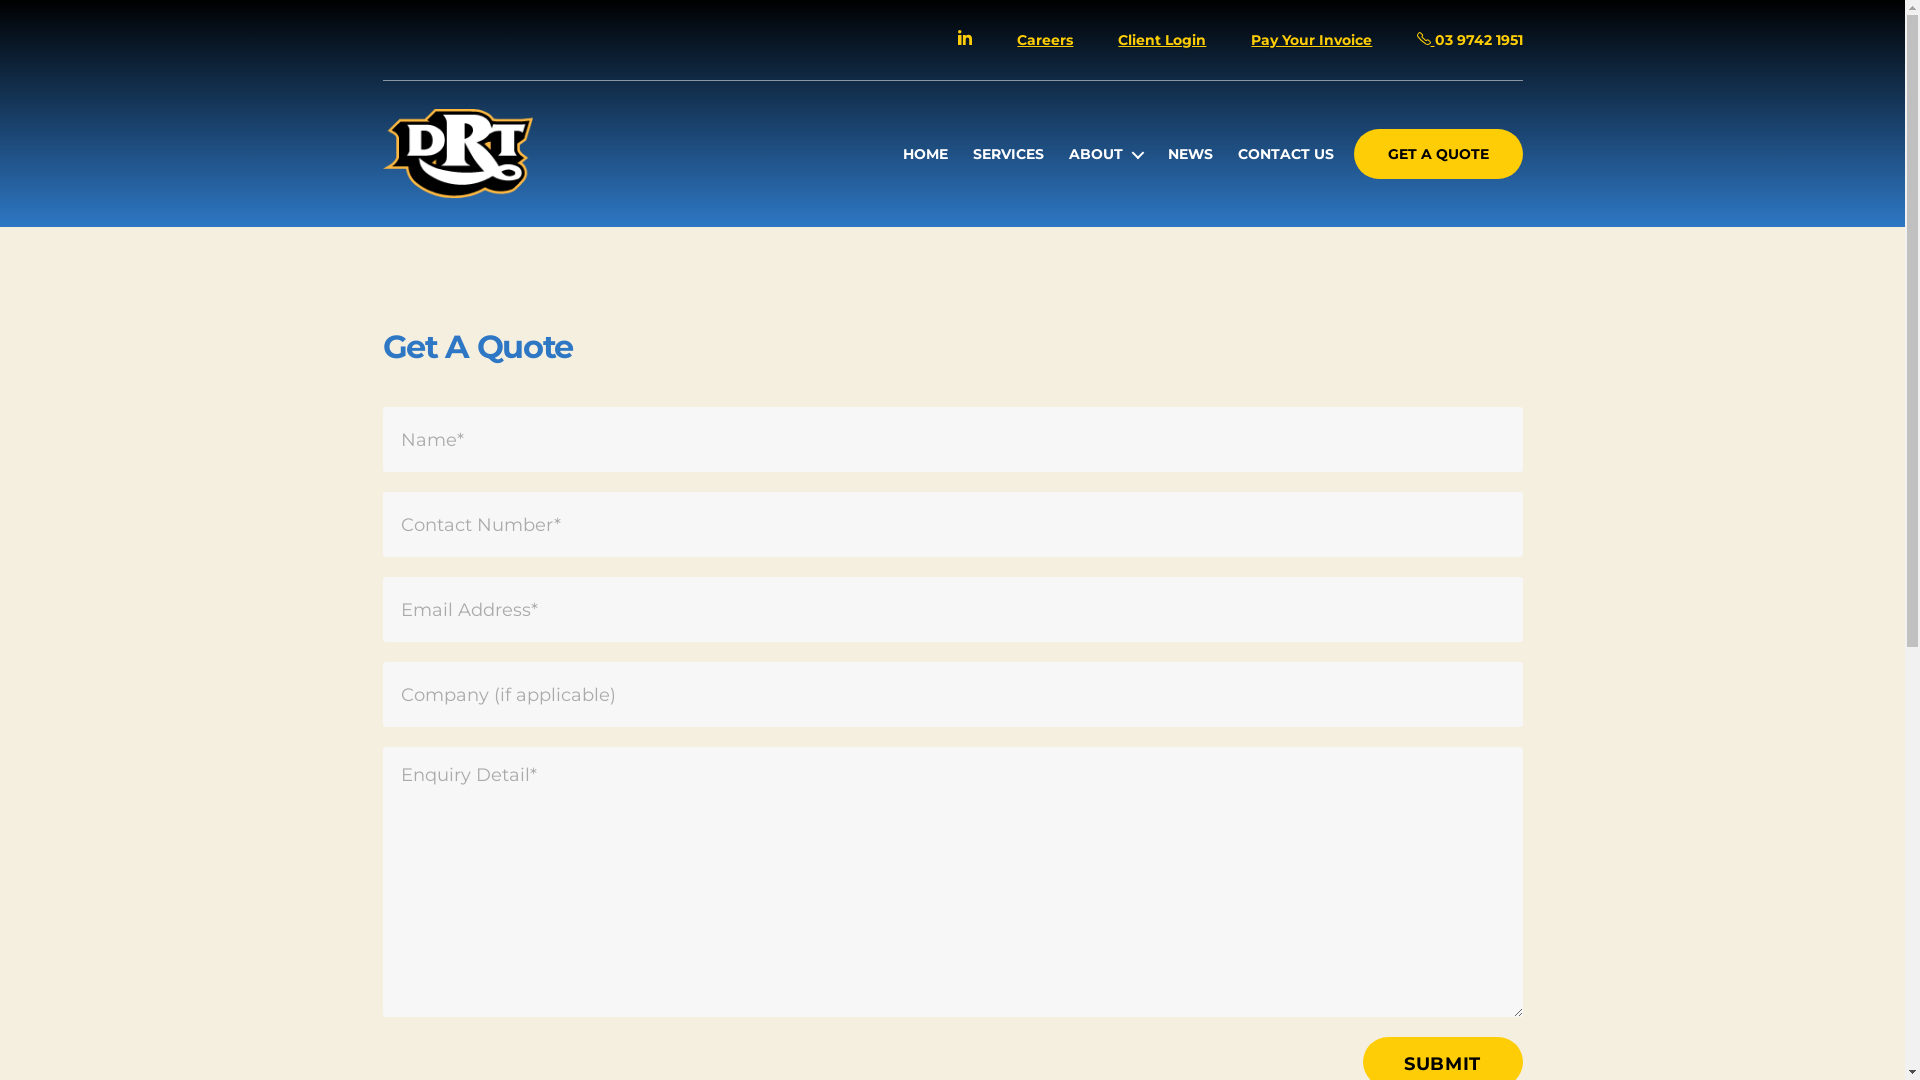 Image resolution: width=1920 pixels, height=1080 pixels. I want to click on 'SERVICES', so click(973, 153).